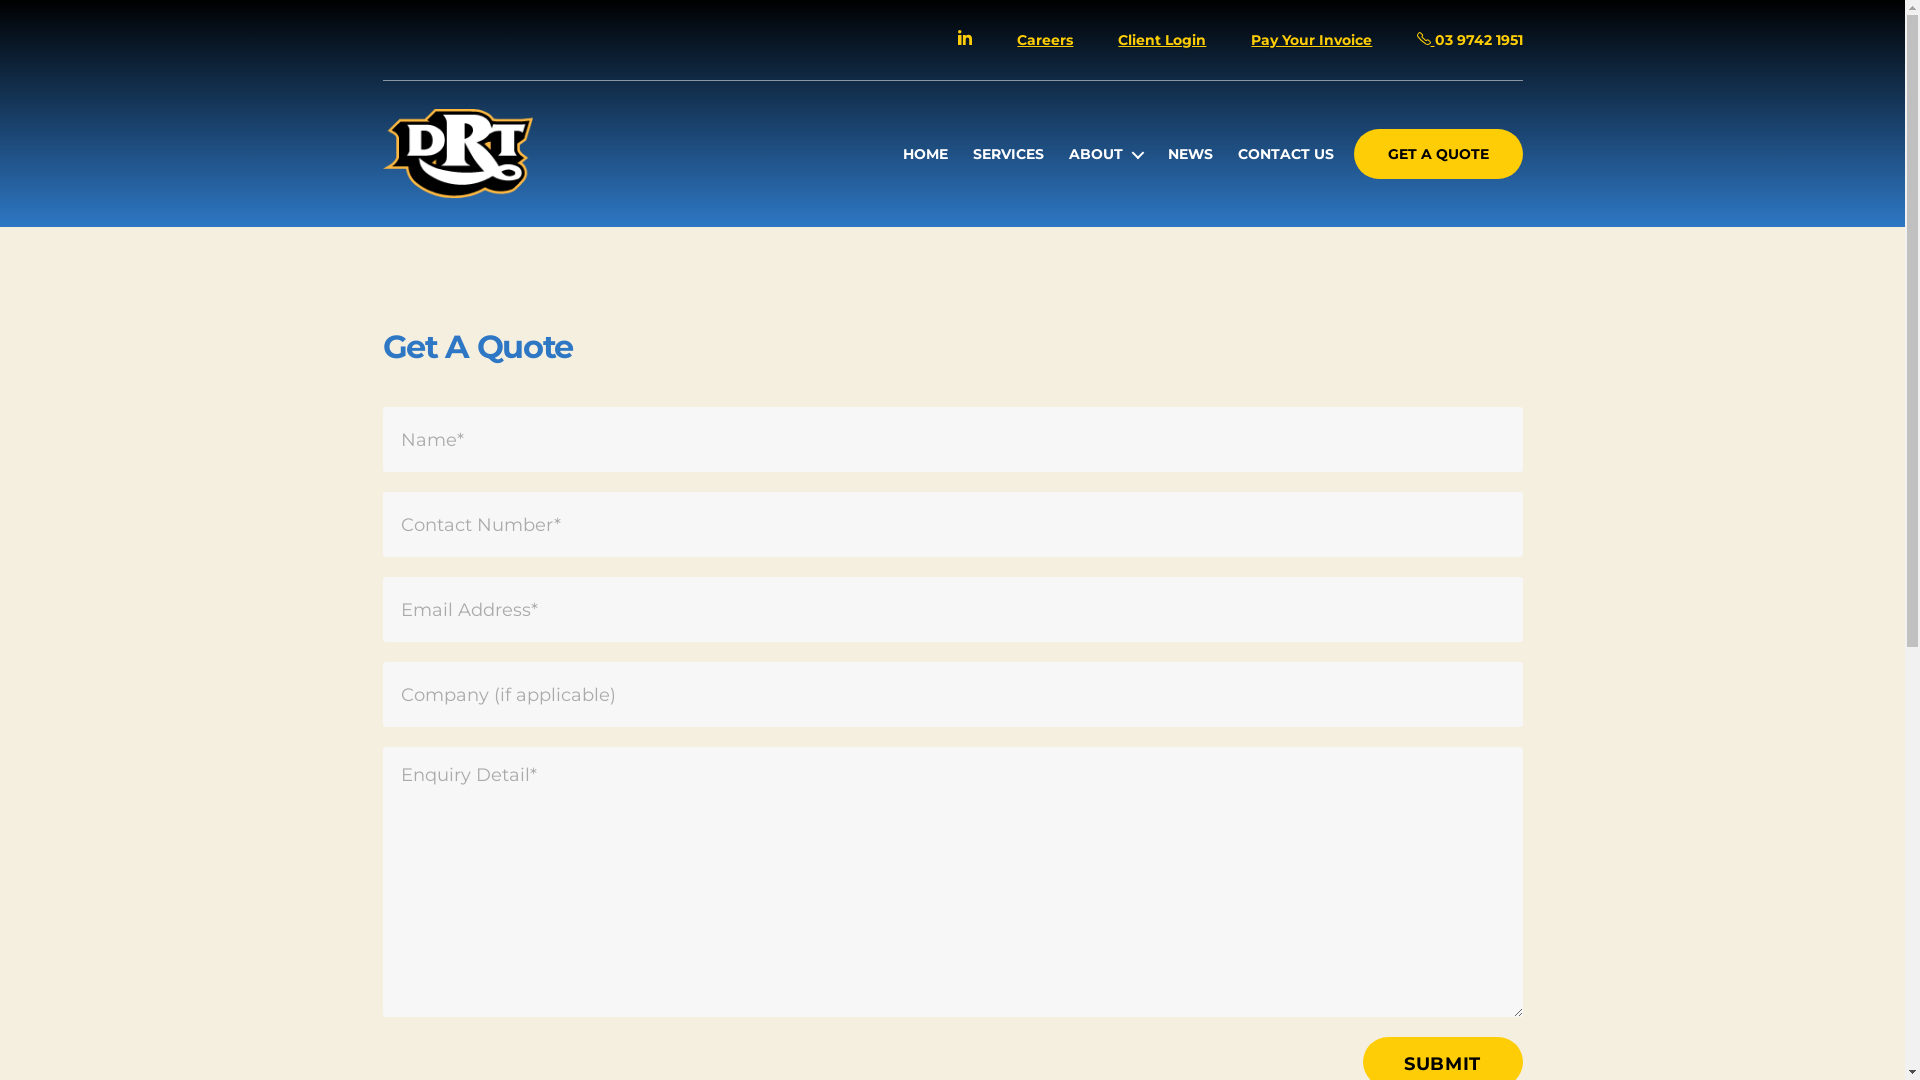 Image resolution: width=1920 pixels, height=1080 pixels. I want to click on 'SERVICES', so click(973, 153).